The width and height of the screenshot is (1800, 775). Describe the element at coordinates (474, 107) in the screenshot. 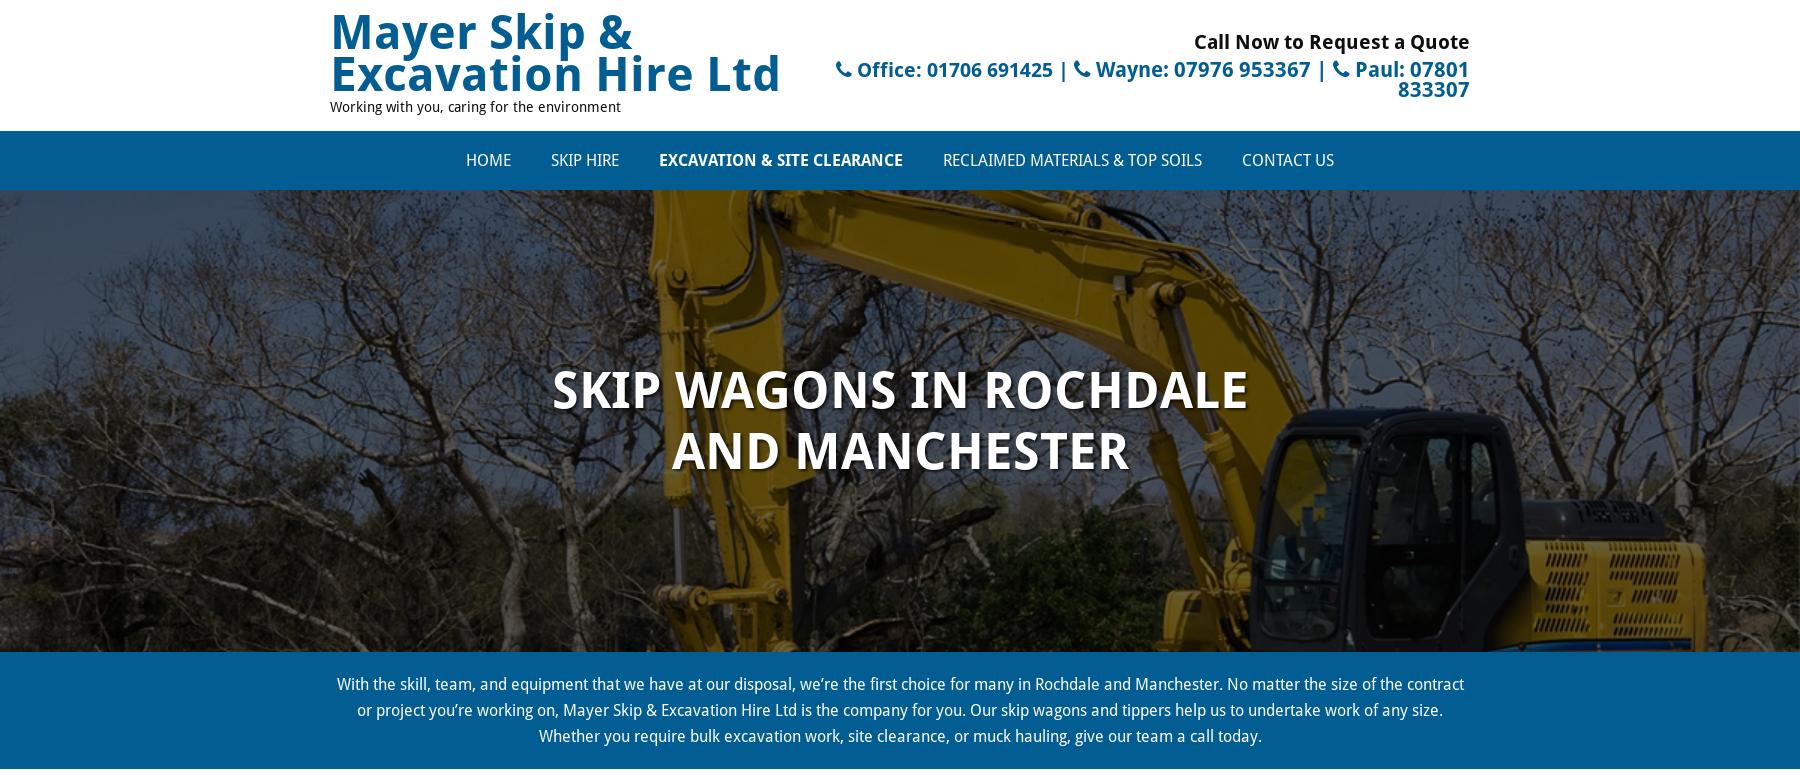

I see `'Working with you, caring for the environment'` at that location.